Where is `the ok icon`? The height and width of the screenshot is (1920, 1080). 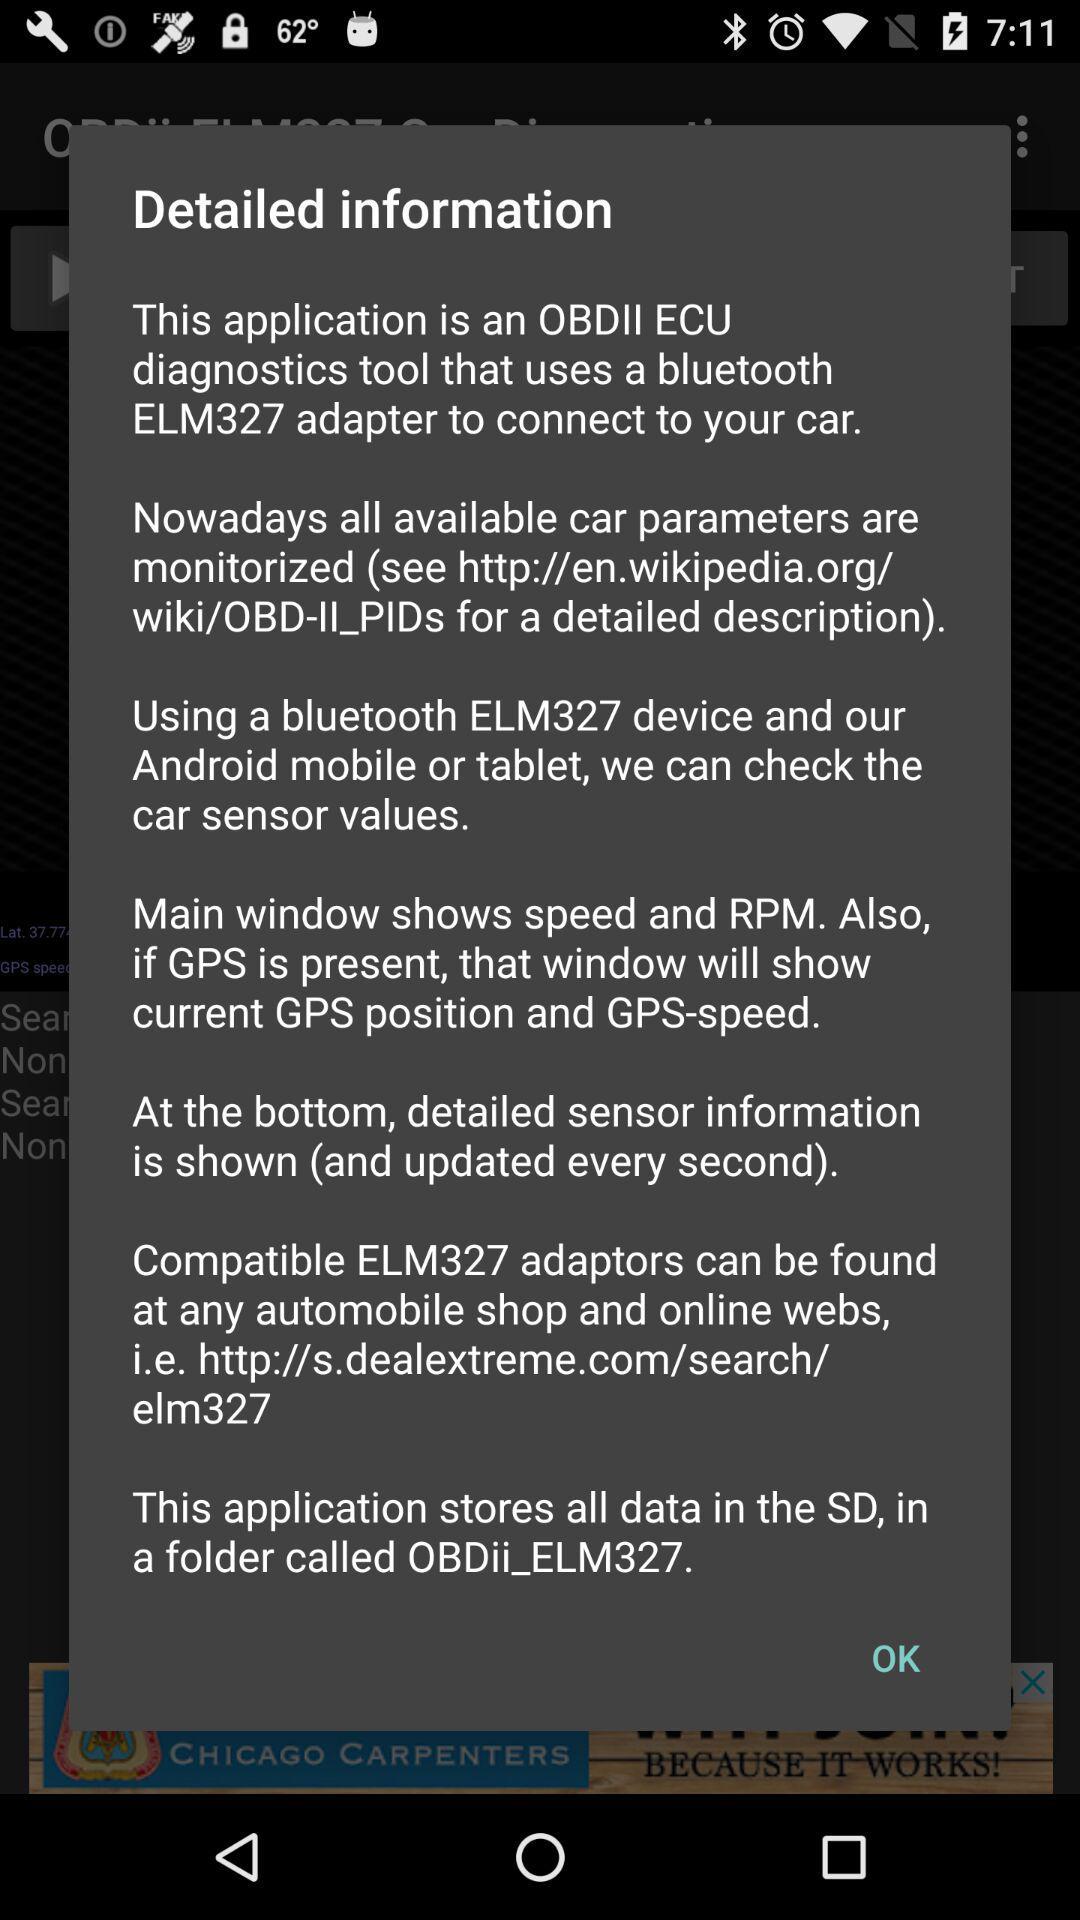
the ok icon is located at coordinates (894, 1657).